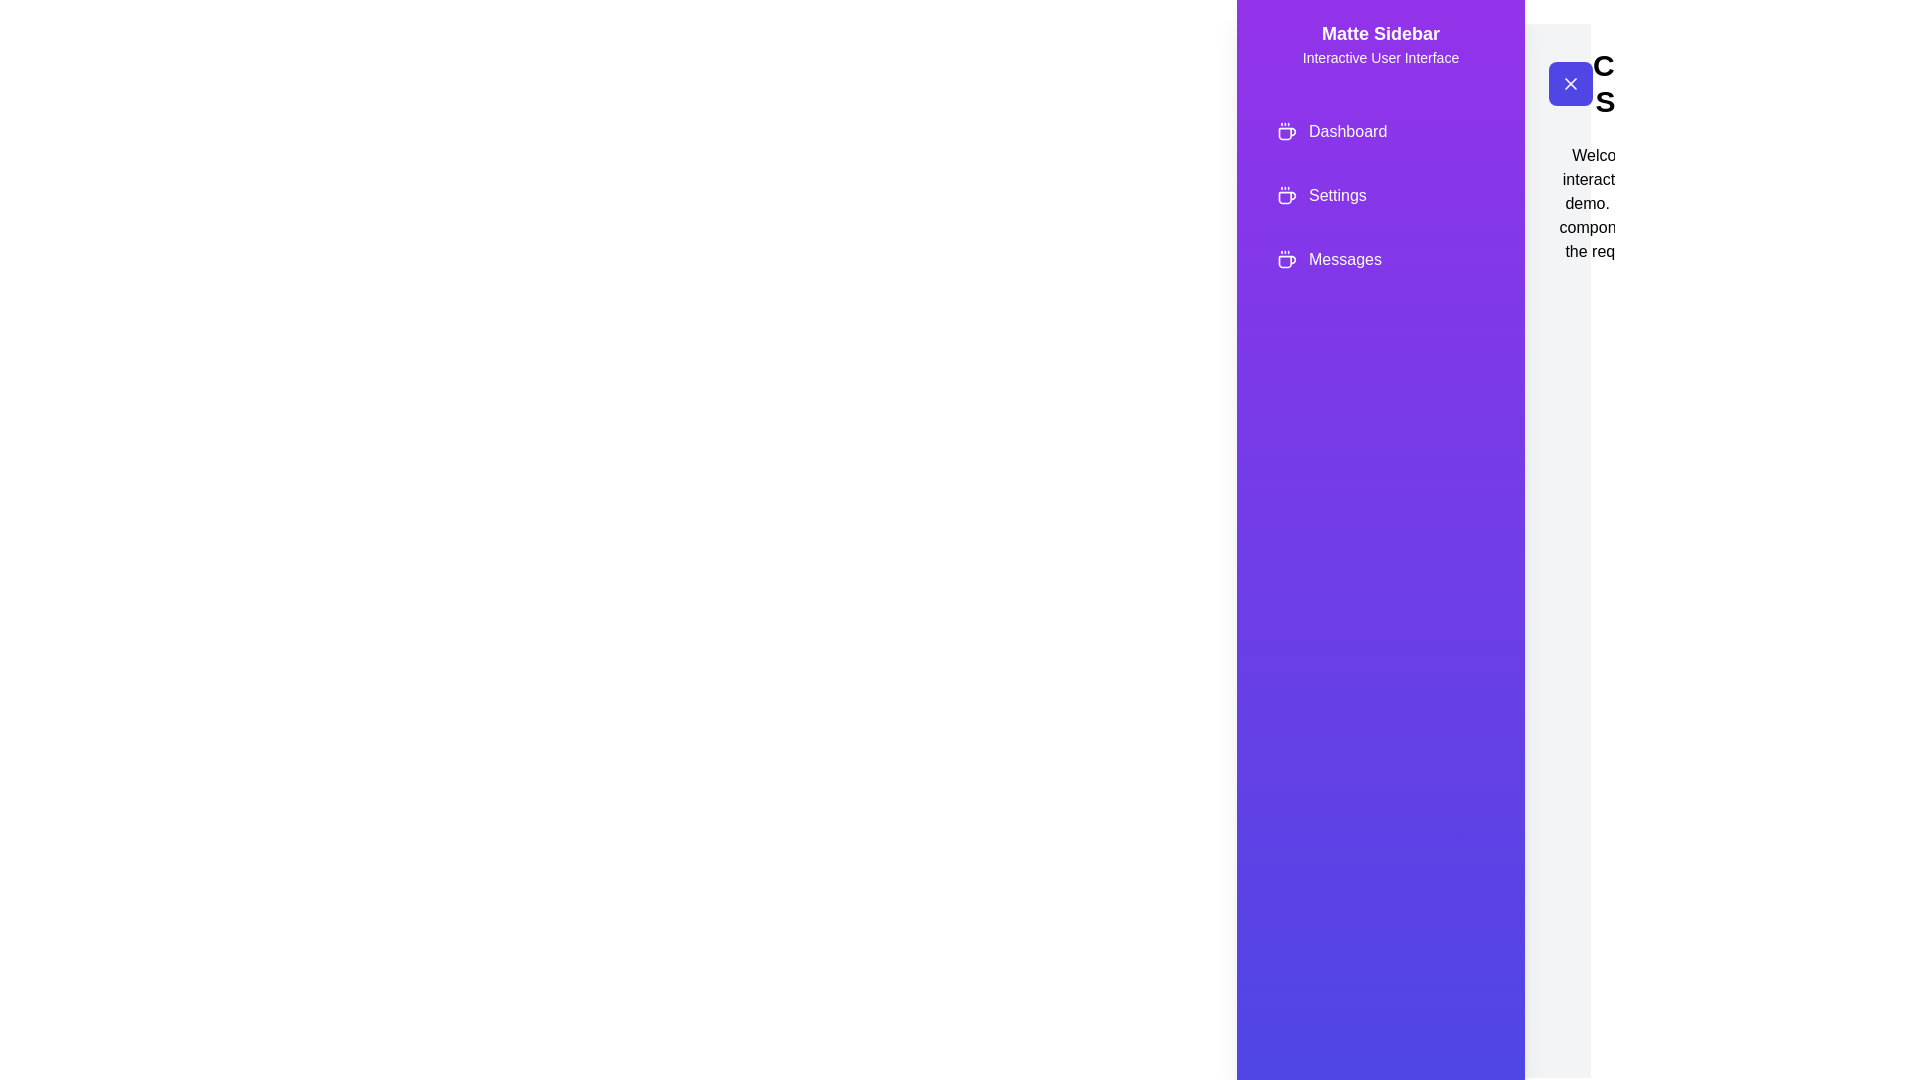  Describe the element at coordinates (1286, 131) in the screenshot. I see `the coffee cup icon on the left sidebar, positioned above the 'Settings' and 'Messages' icons` at that location.